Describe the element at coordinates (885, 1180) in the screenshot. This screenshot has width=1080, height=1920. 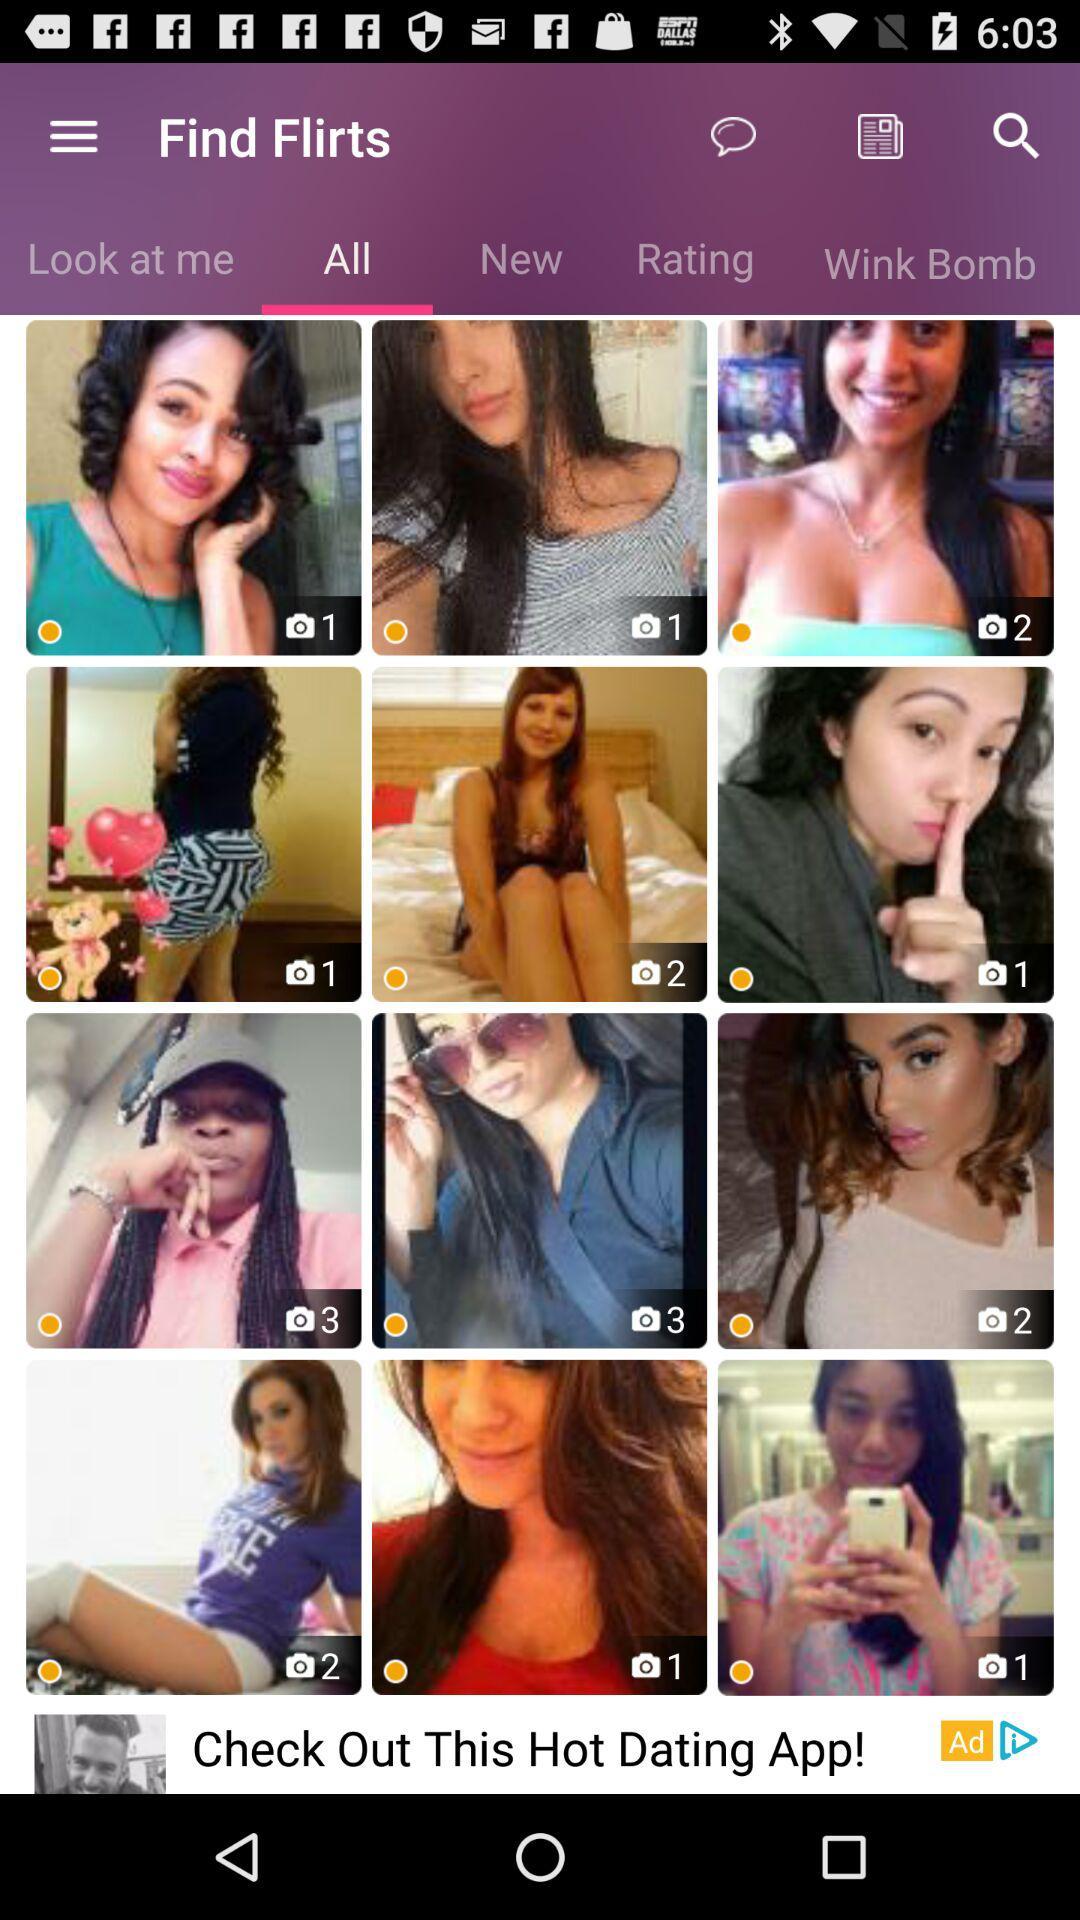
I see `third row third right image of the page` at that location.